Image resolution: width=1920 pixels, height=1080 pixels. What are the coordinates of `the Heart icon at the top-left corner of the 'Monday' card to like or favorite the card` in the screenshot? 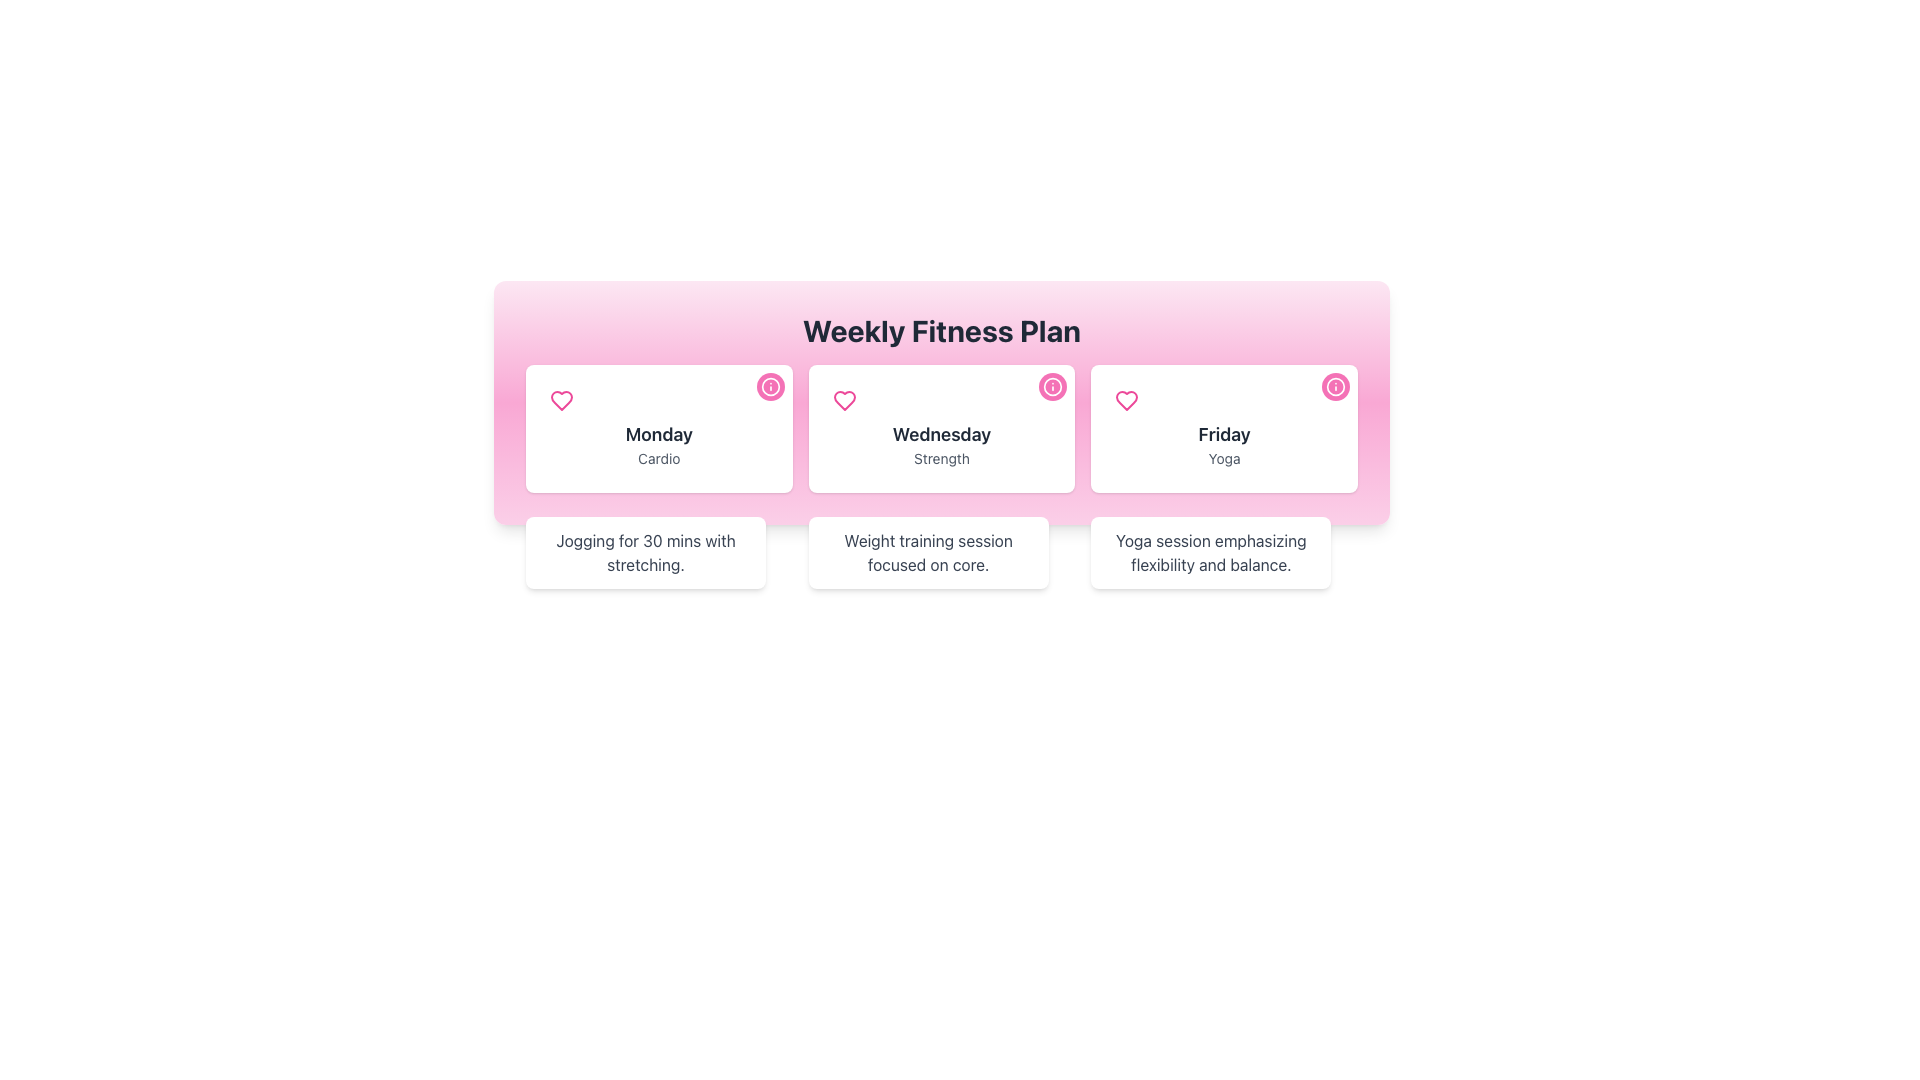 It's located at (560, 401).